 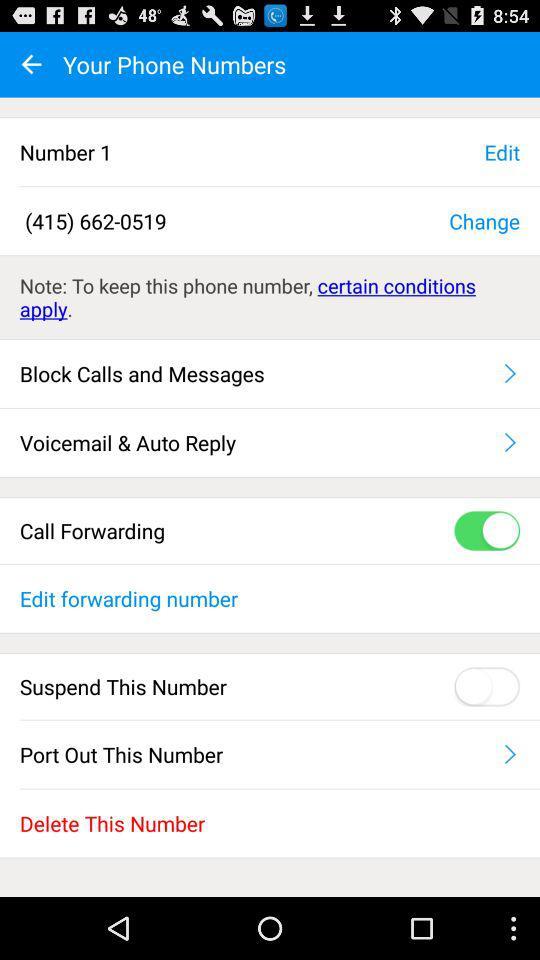 I want to click on the edit forwarding number, so click(x=270, y=598).